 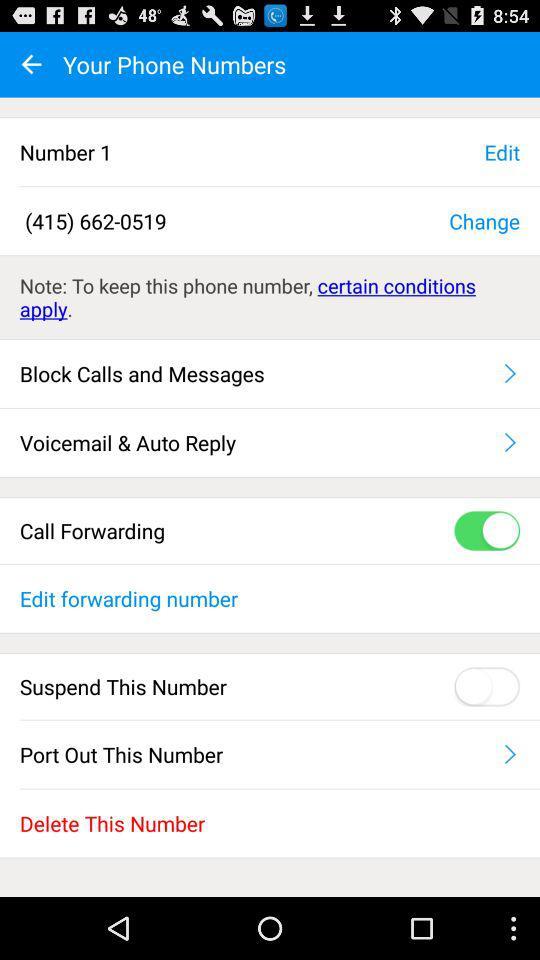 I want to click on the edit forwarding number, so click(x=270, y=598).